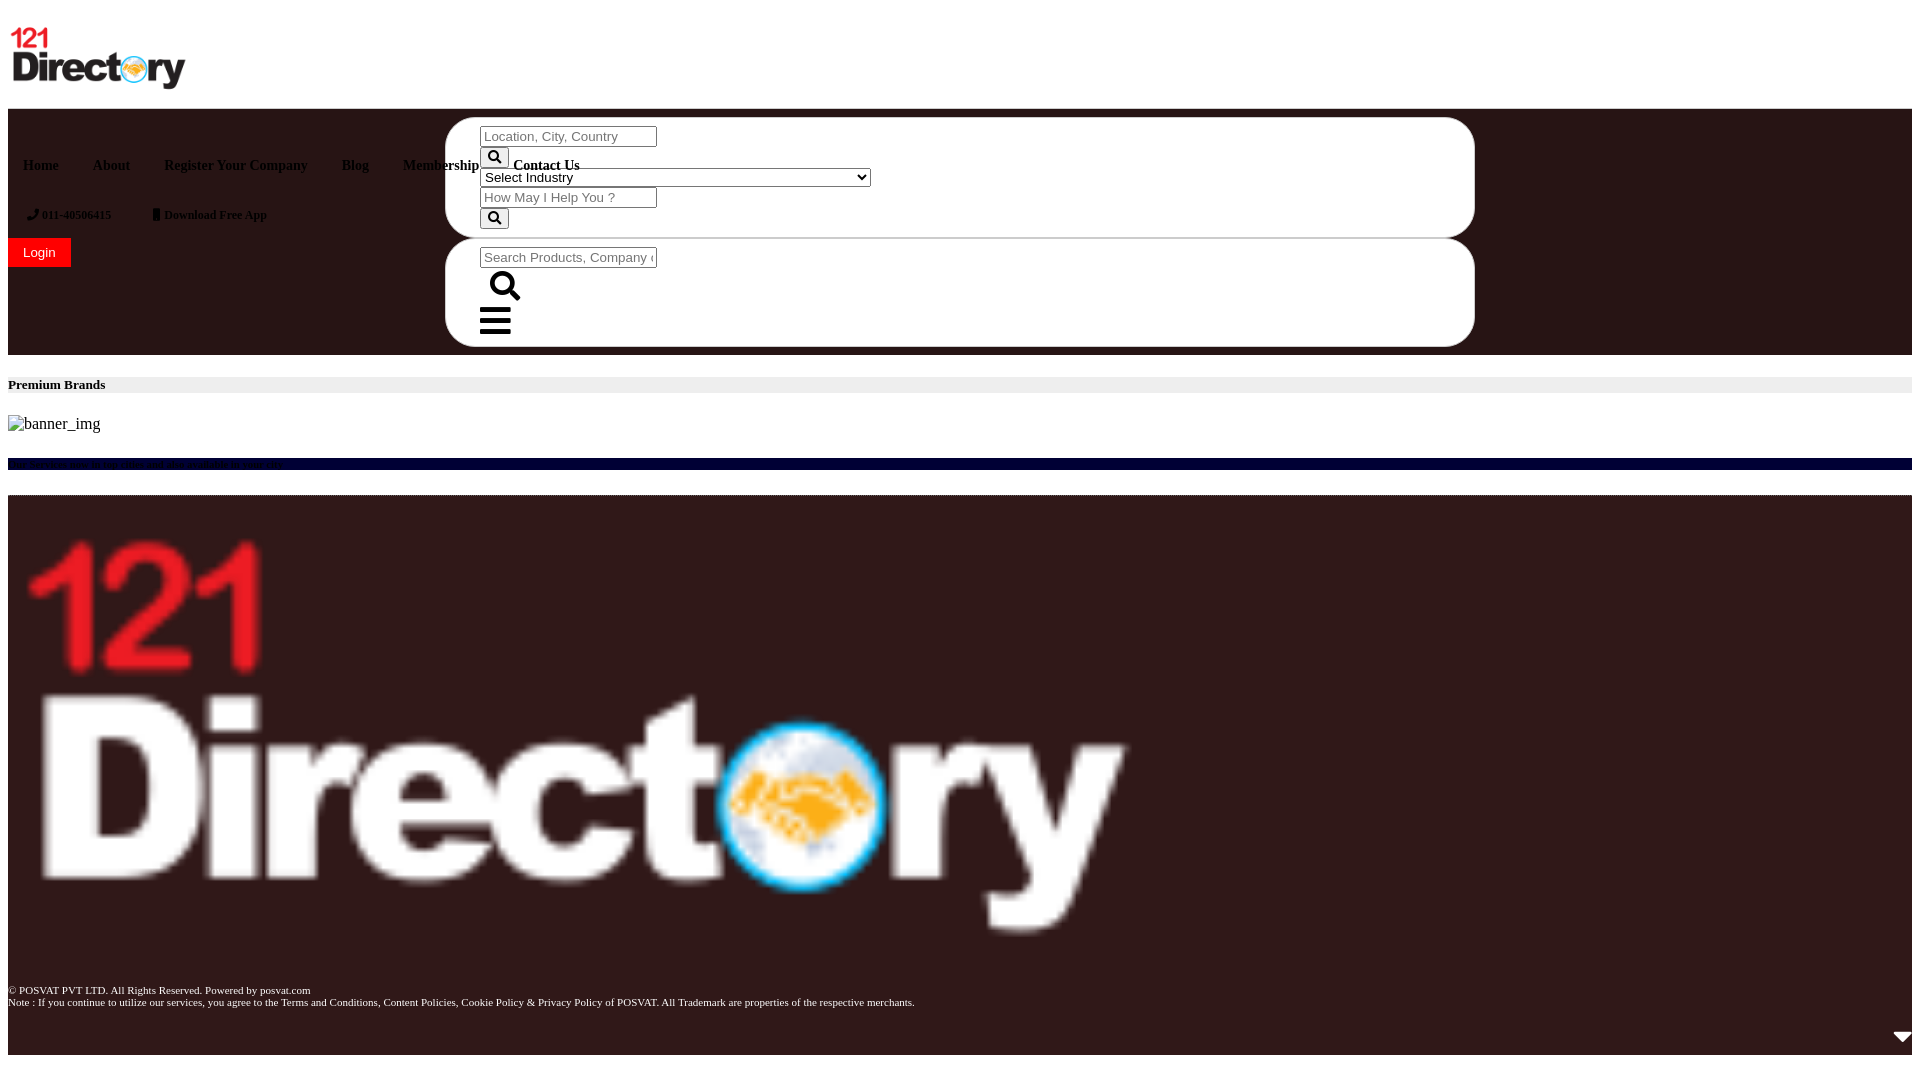 The image size is (1920, 1080). I want to click on 'Register Your Company', so click(235, 164).